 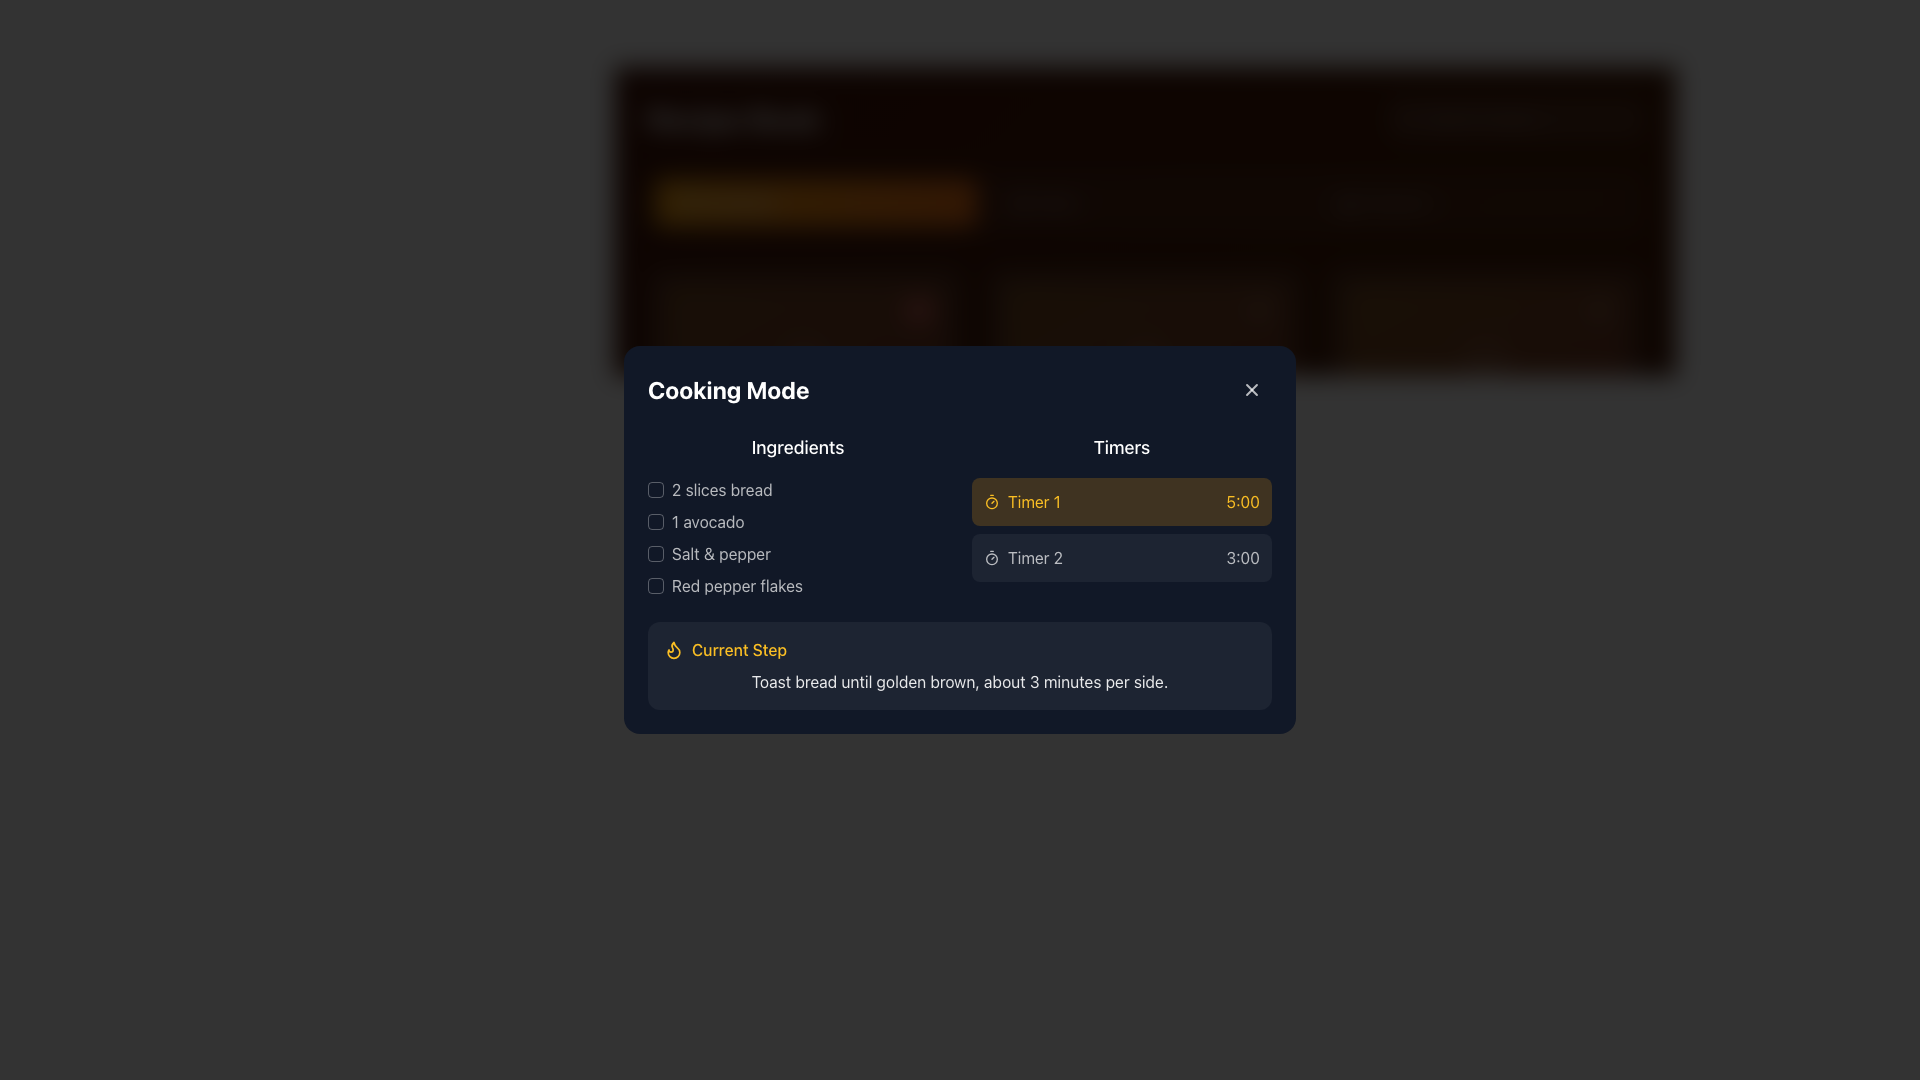 I want to click on the checkbox for 'Salt & pepper', so click(x=656, y=554).